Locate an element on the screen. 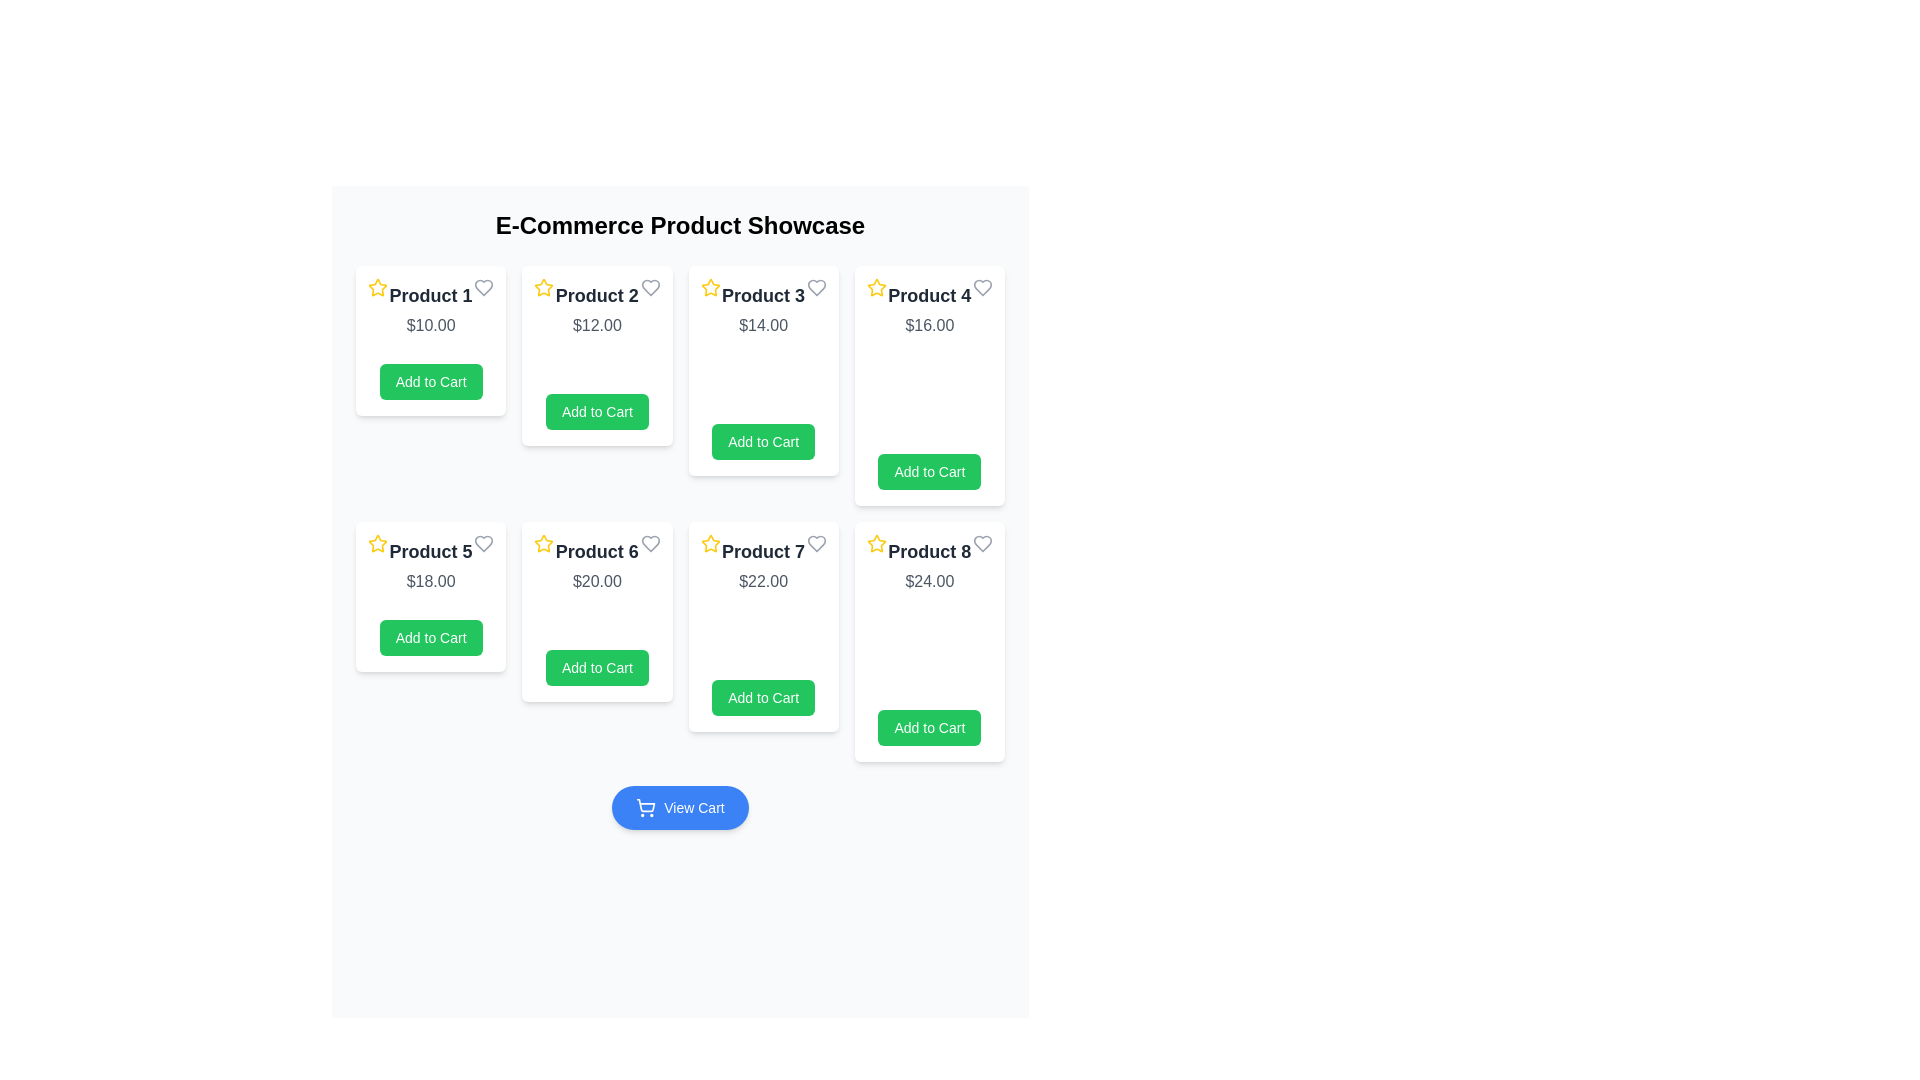 This screenshot has width=1920, height=1080. the heart icon button located at the top-right corner of the card displaying 'Product 5' is located at coordinates (484, 543).